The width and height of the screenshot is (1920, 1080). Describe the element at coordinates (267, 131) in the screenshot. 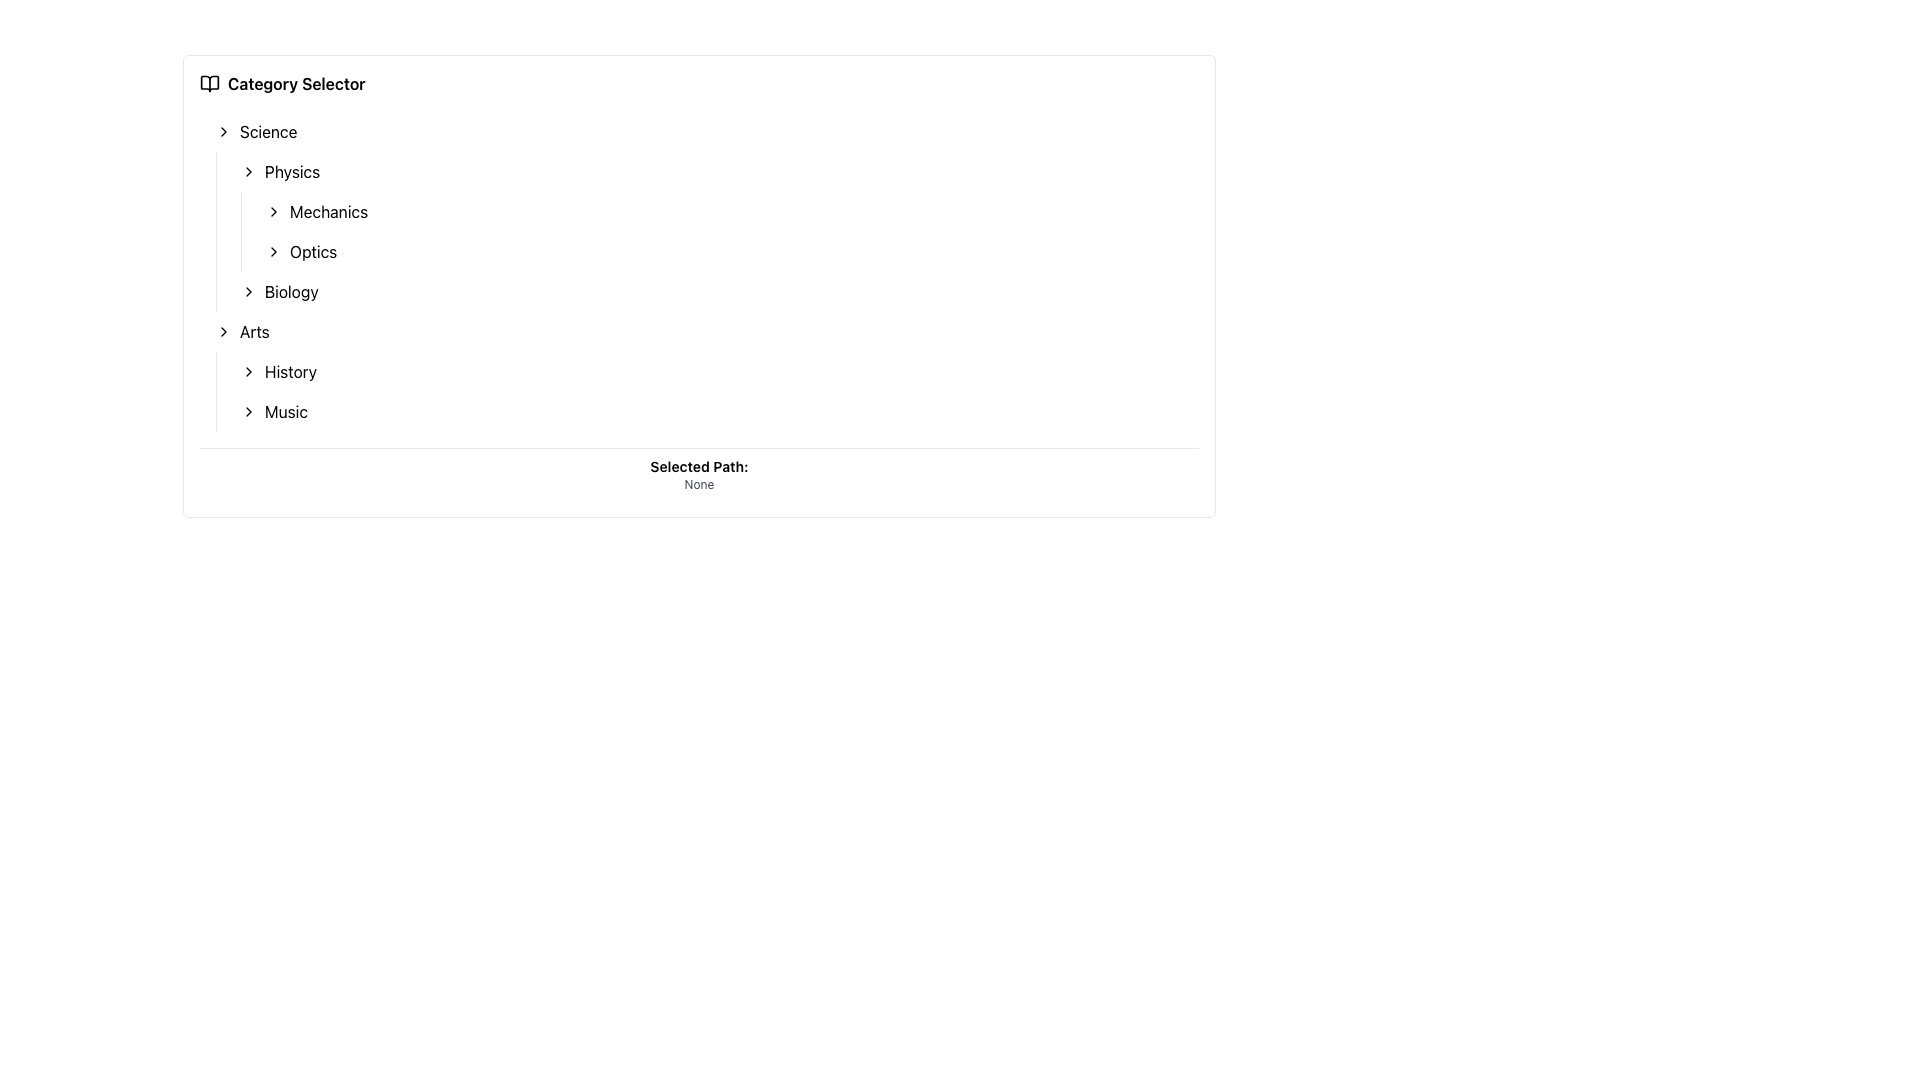

I see `the 'Science' text label in the sidebar menu` at that location.